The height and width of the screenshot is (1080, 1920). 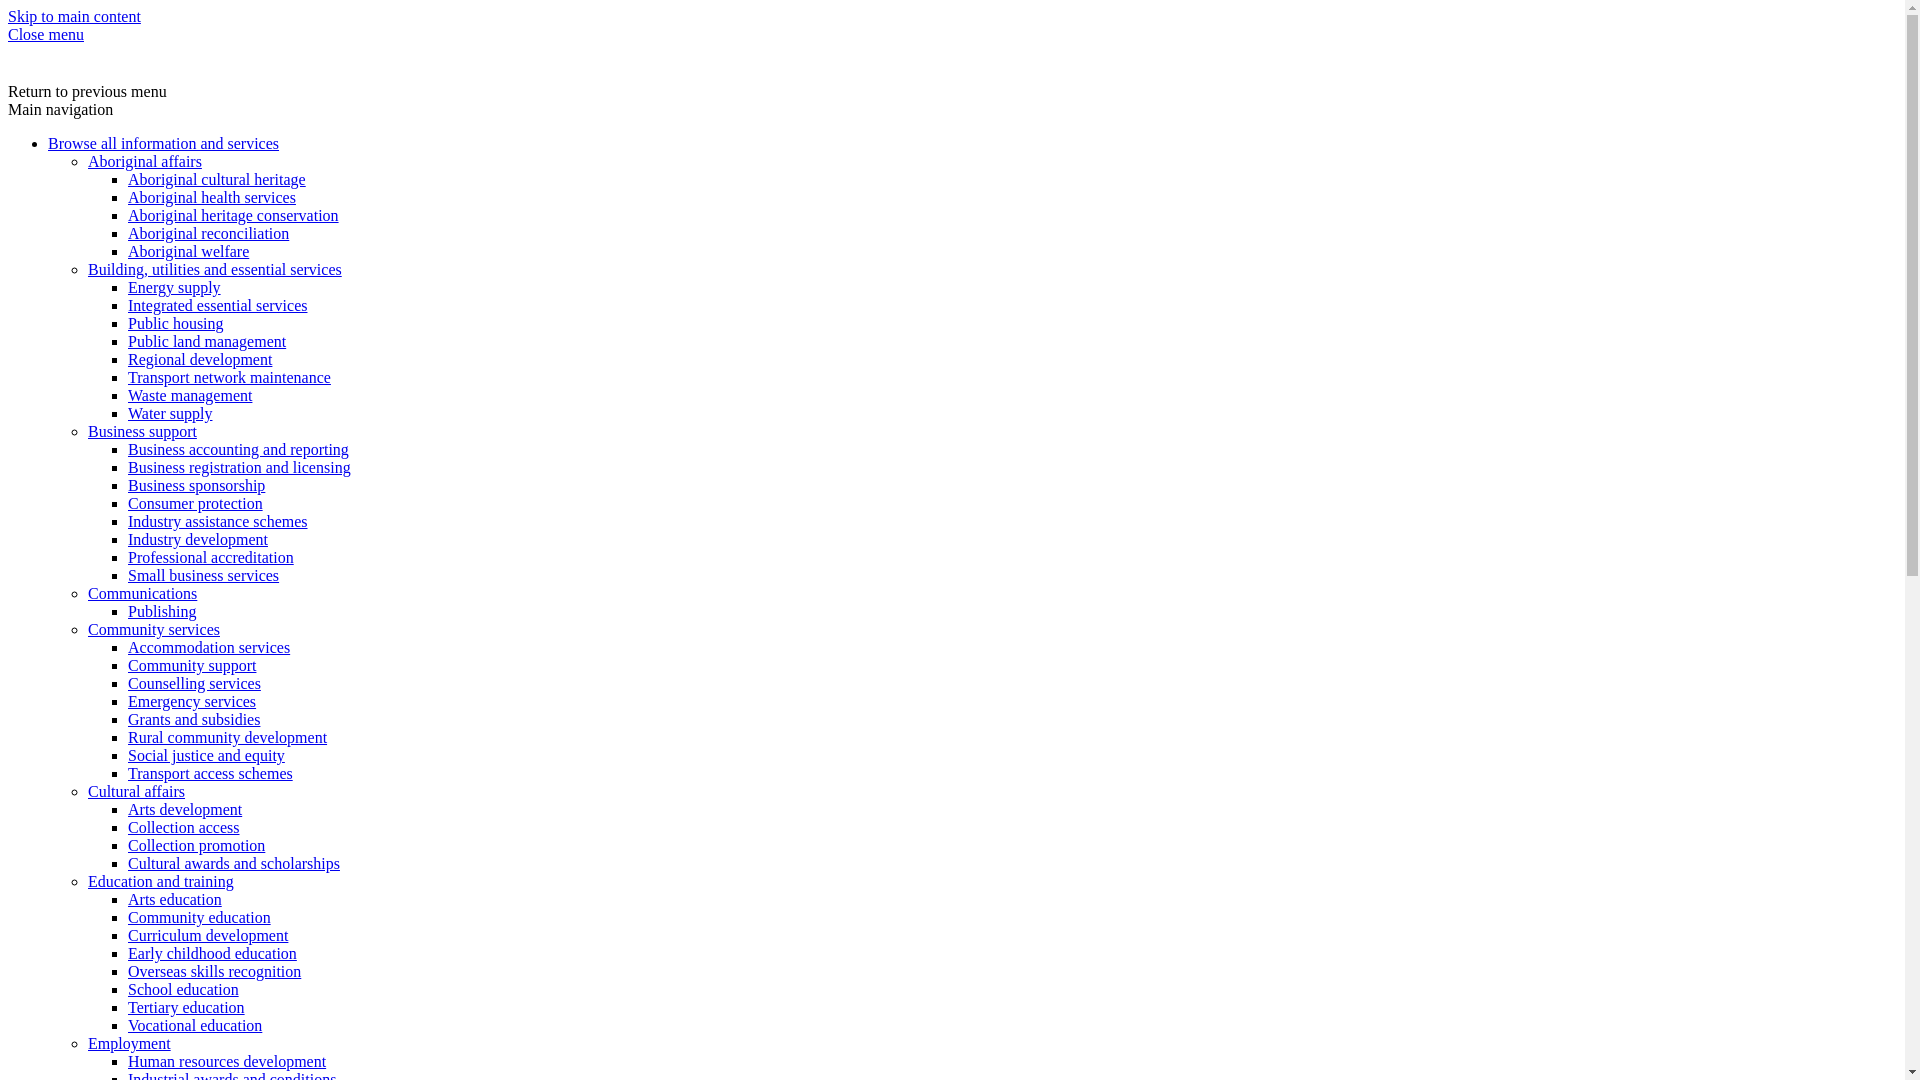 I want to click on 'Building, utilities and essential services', so click(x=215, y=268).